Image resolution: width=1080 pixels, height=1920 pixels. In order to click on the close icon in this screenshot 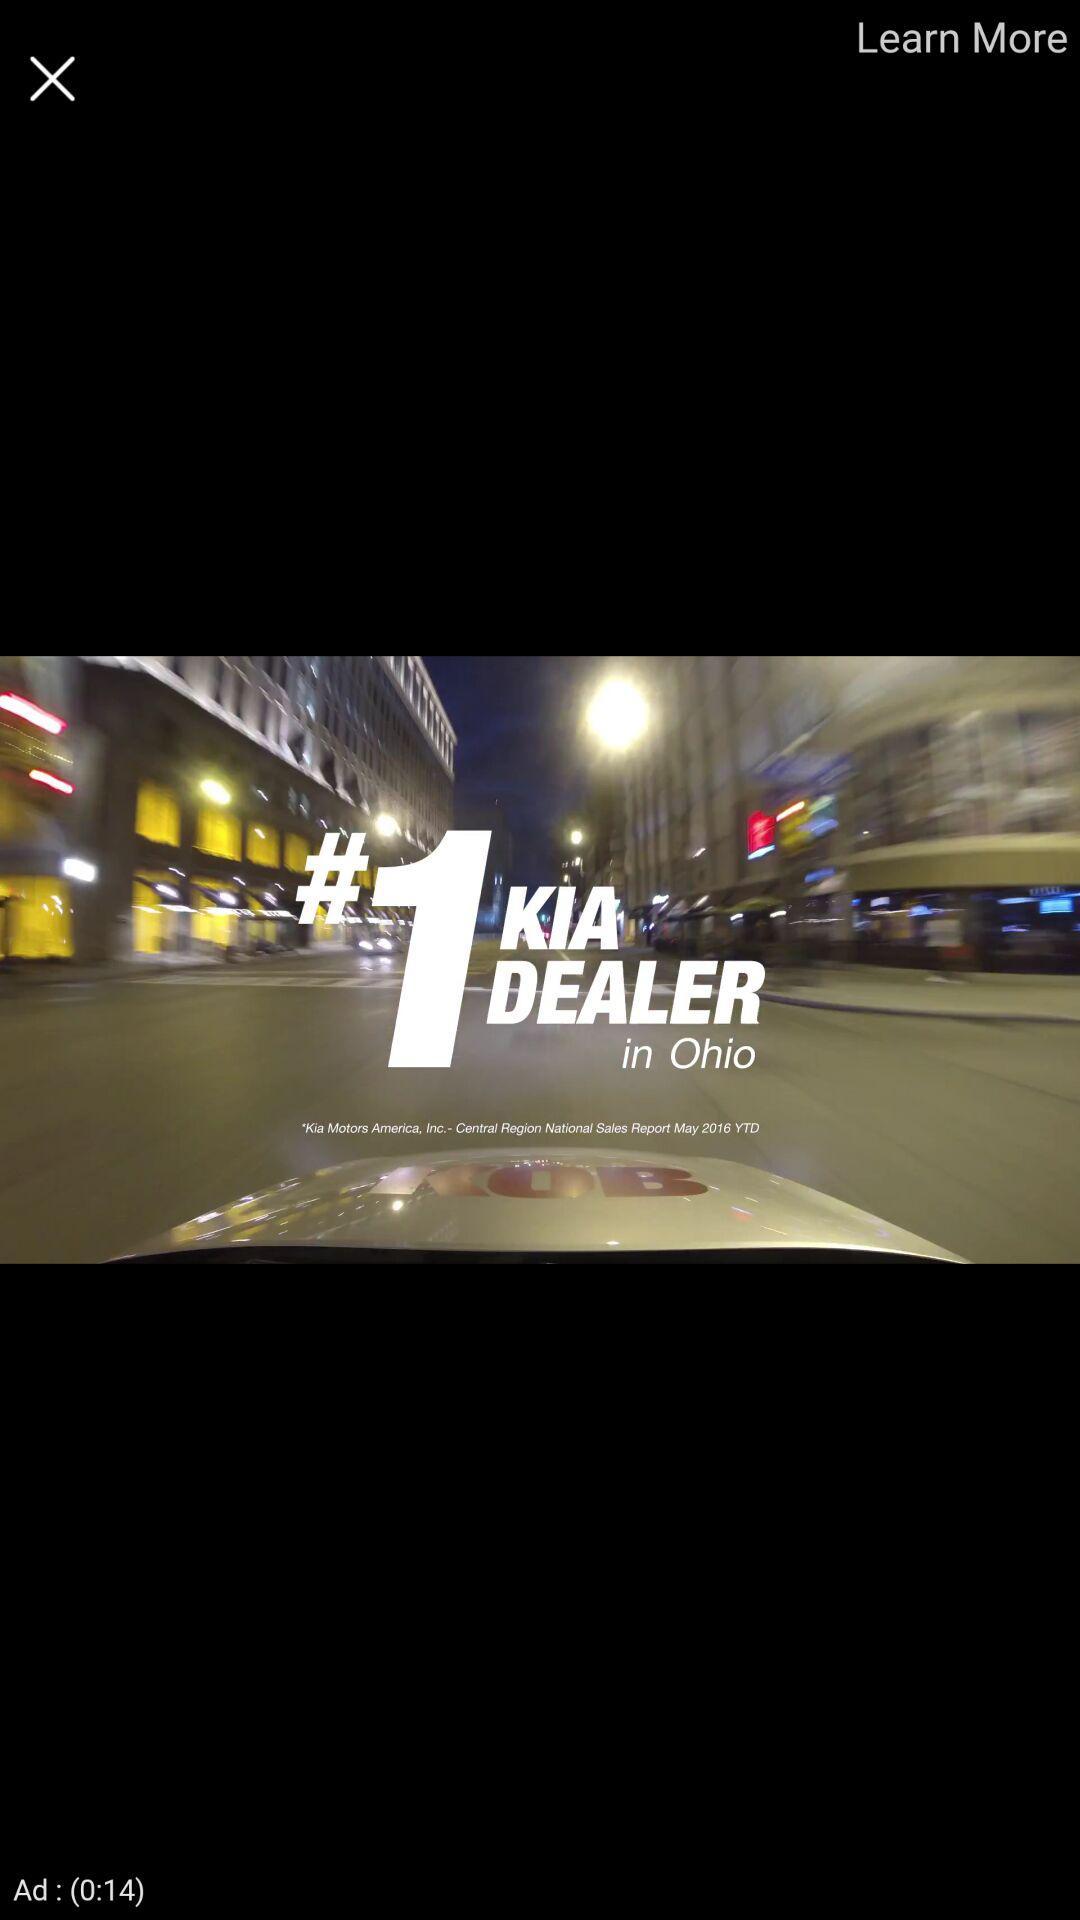, I will do `click(51, 78)`.